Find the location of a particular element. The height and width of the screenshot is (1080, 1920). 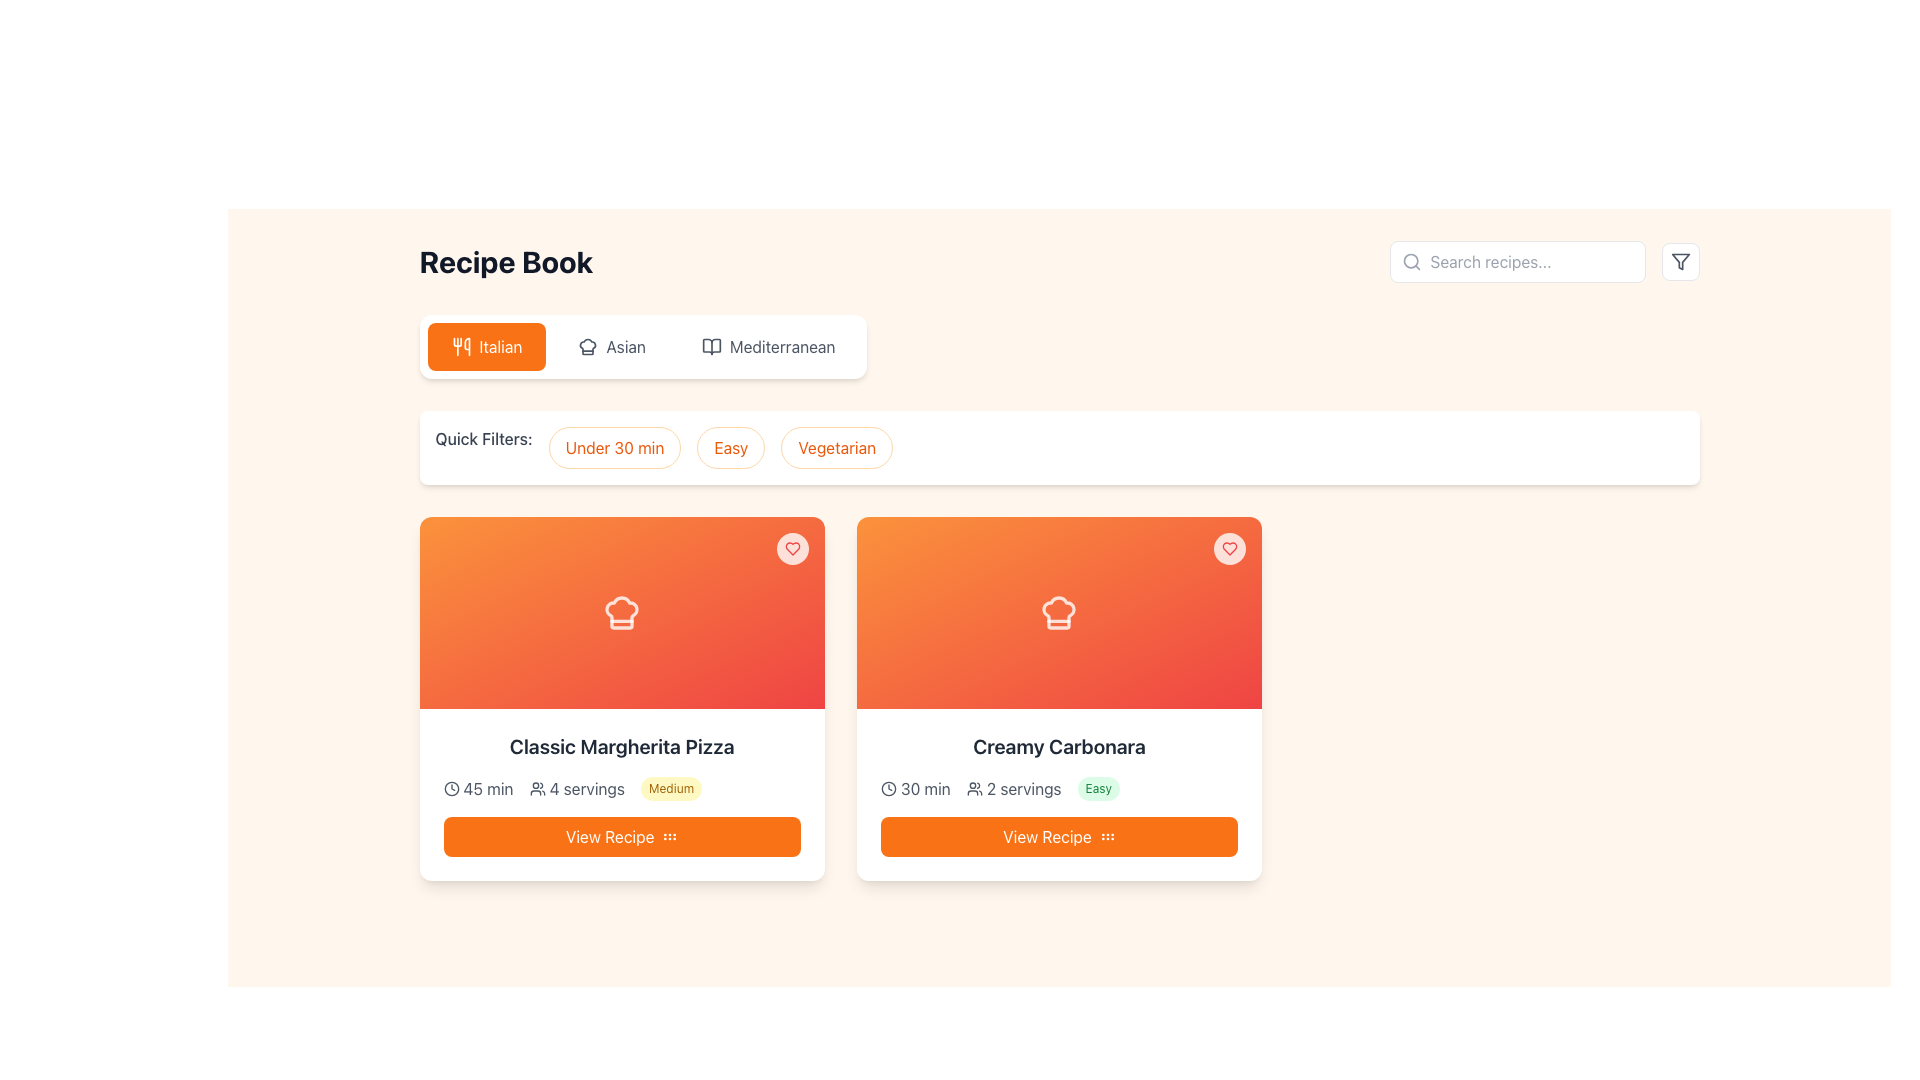

the clock icon representing the cooking time for 'Creamy Carbonara', located to the left of the text '30 min' is located at coordinates (887, 788).